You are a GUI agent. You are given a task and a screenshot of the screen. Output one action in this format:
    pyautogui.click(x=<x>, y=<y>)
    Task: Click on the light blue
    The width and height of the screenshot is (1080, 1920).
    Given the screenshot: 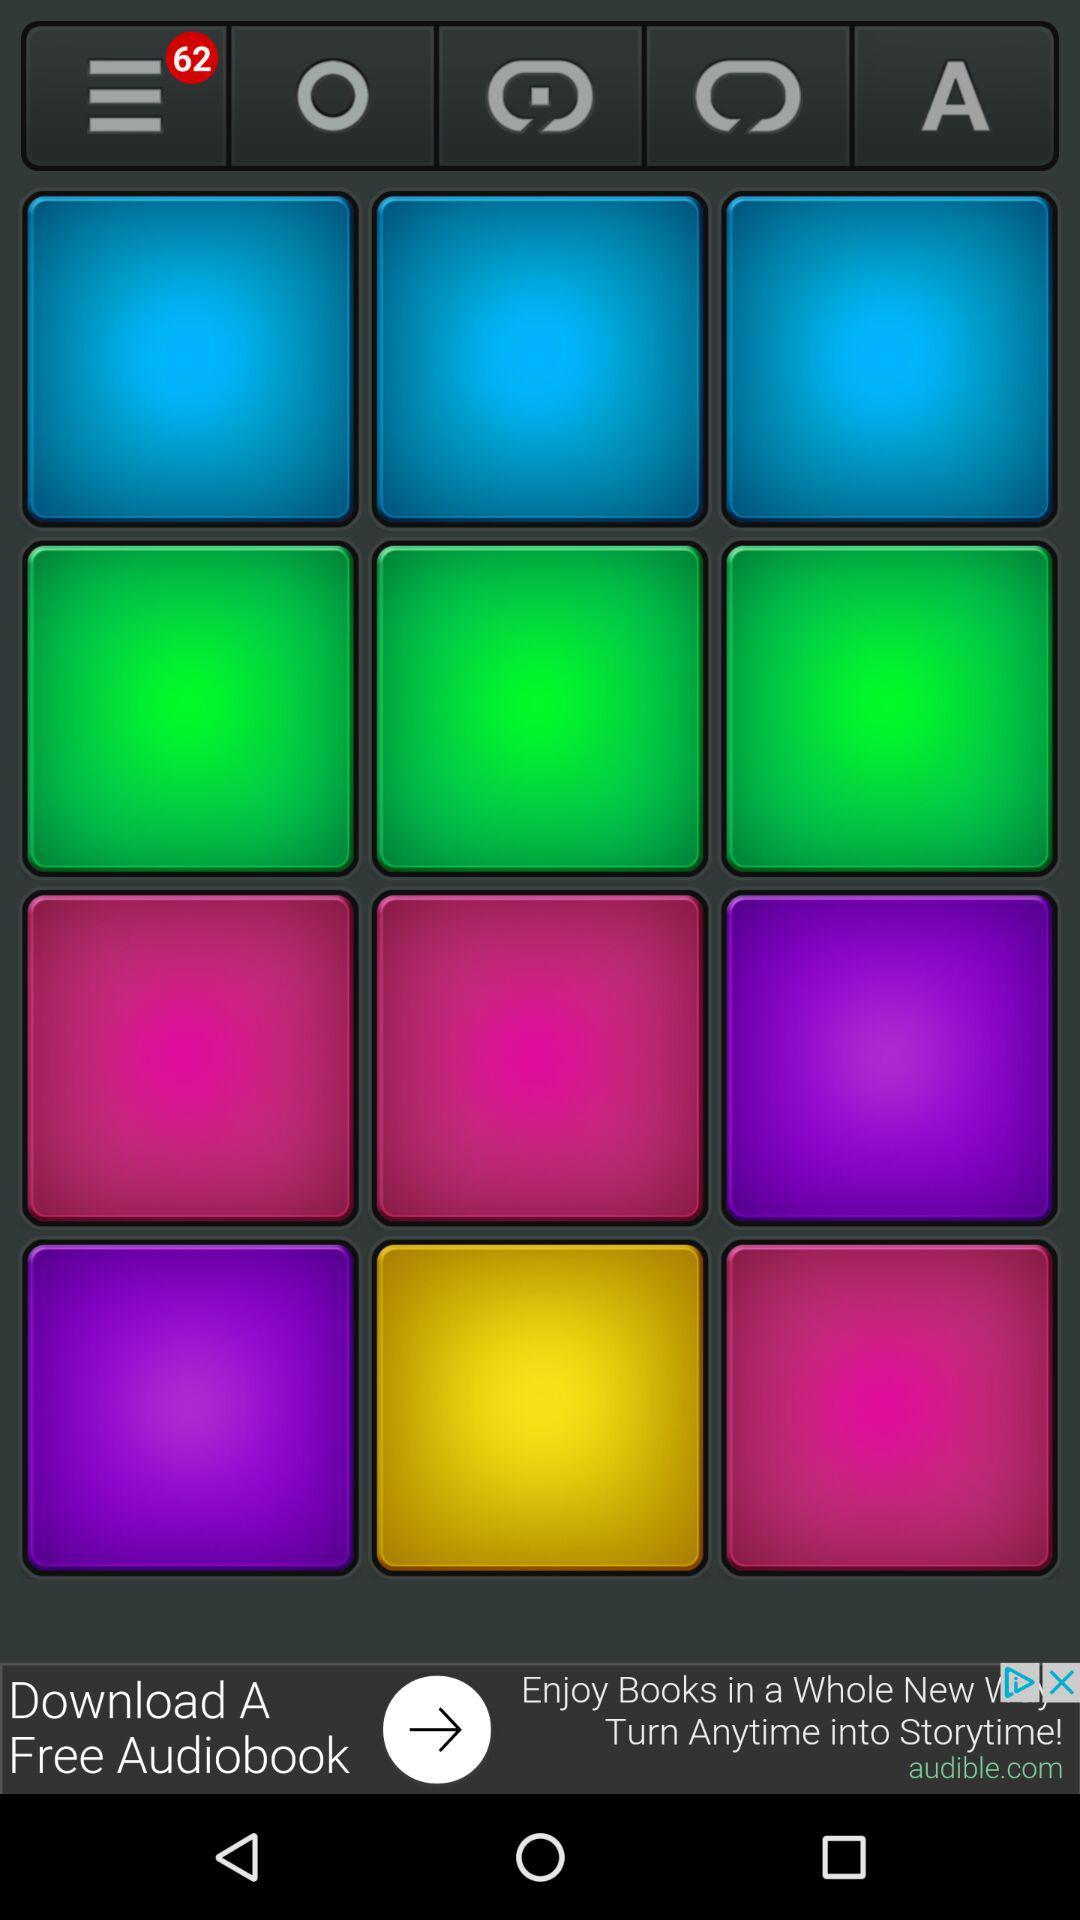 What is the action you would take?
    pyautogui.click(x=540, y=359)
    